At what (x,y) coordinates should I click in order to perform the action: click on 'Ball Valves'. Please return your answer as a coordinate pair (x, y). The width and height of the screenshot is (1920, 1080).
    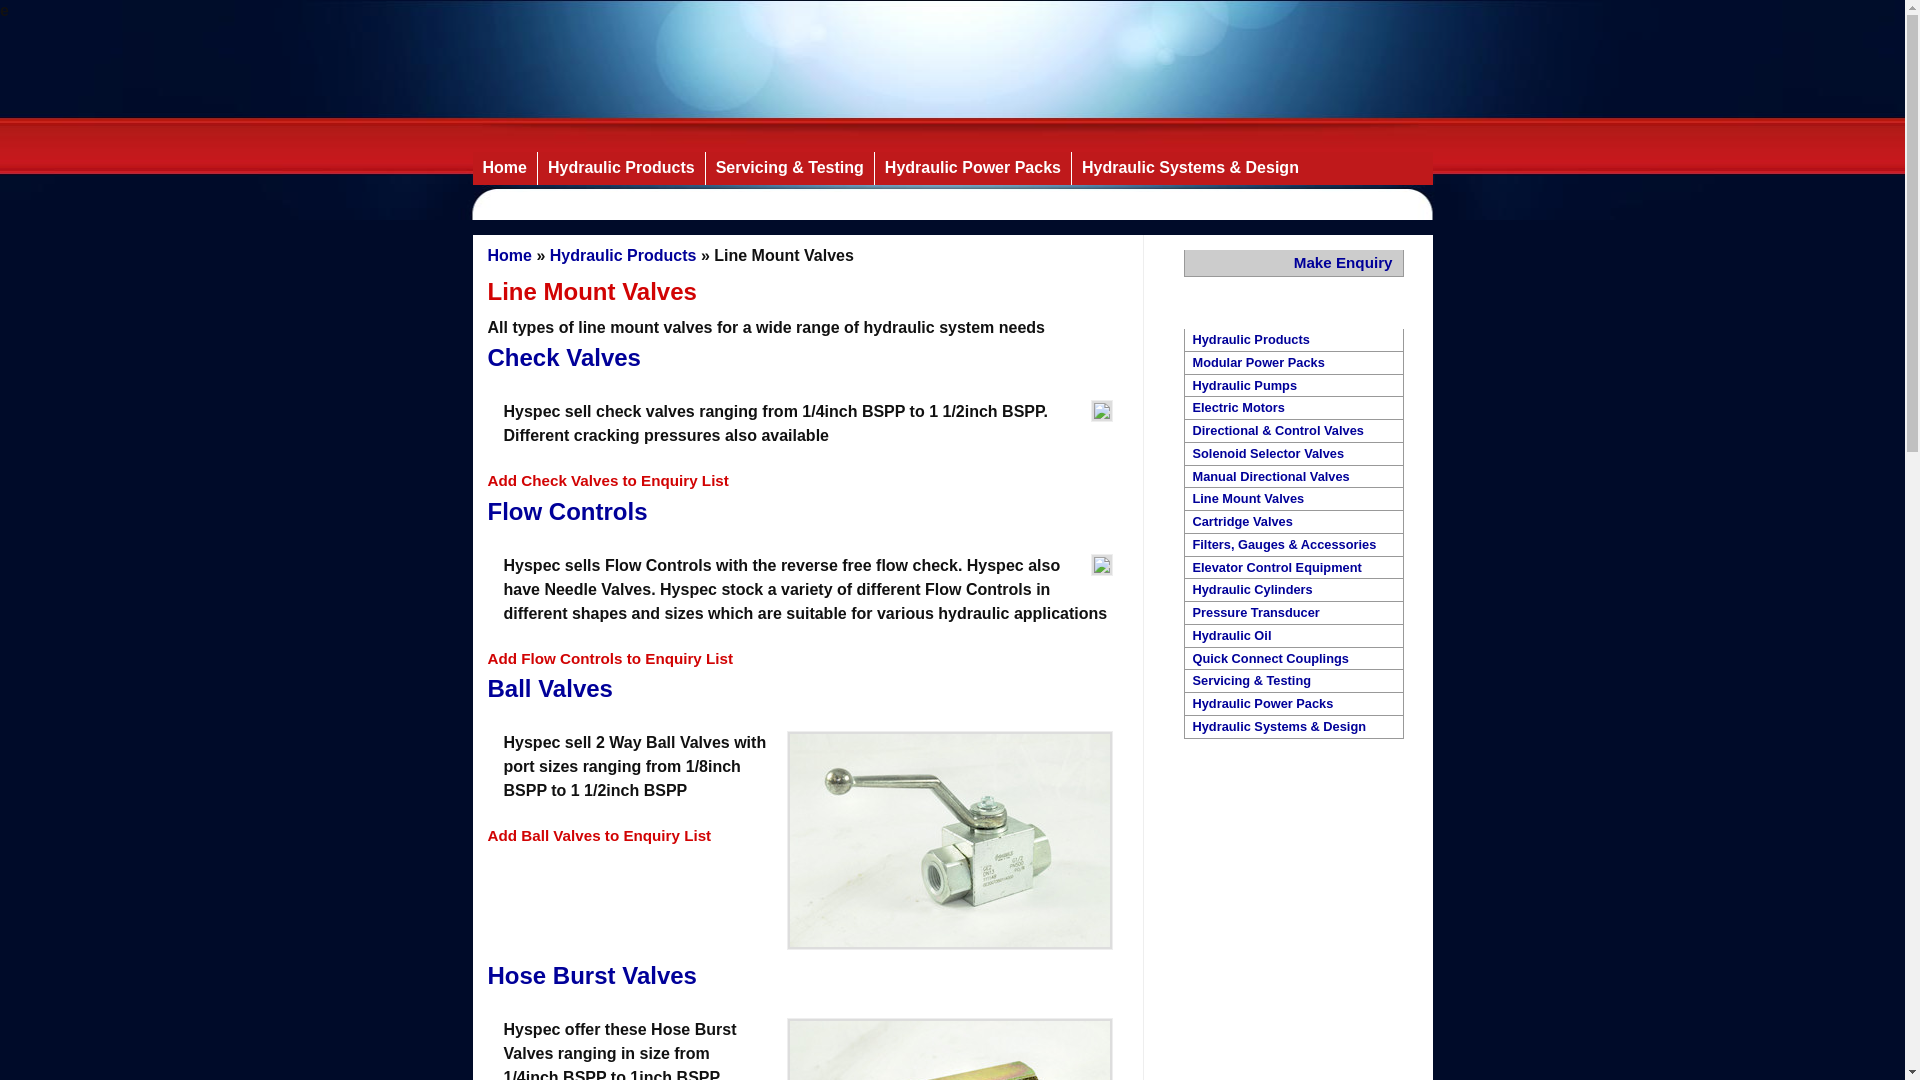
    Looking at the image, I should click on (550, 687).